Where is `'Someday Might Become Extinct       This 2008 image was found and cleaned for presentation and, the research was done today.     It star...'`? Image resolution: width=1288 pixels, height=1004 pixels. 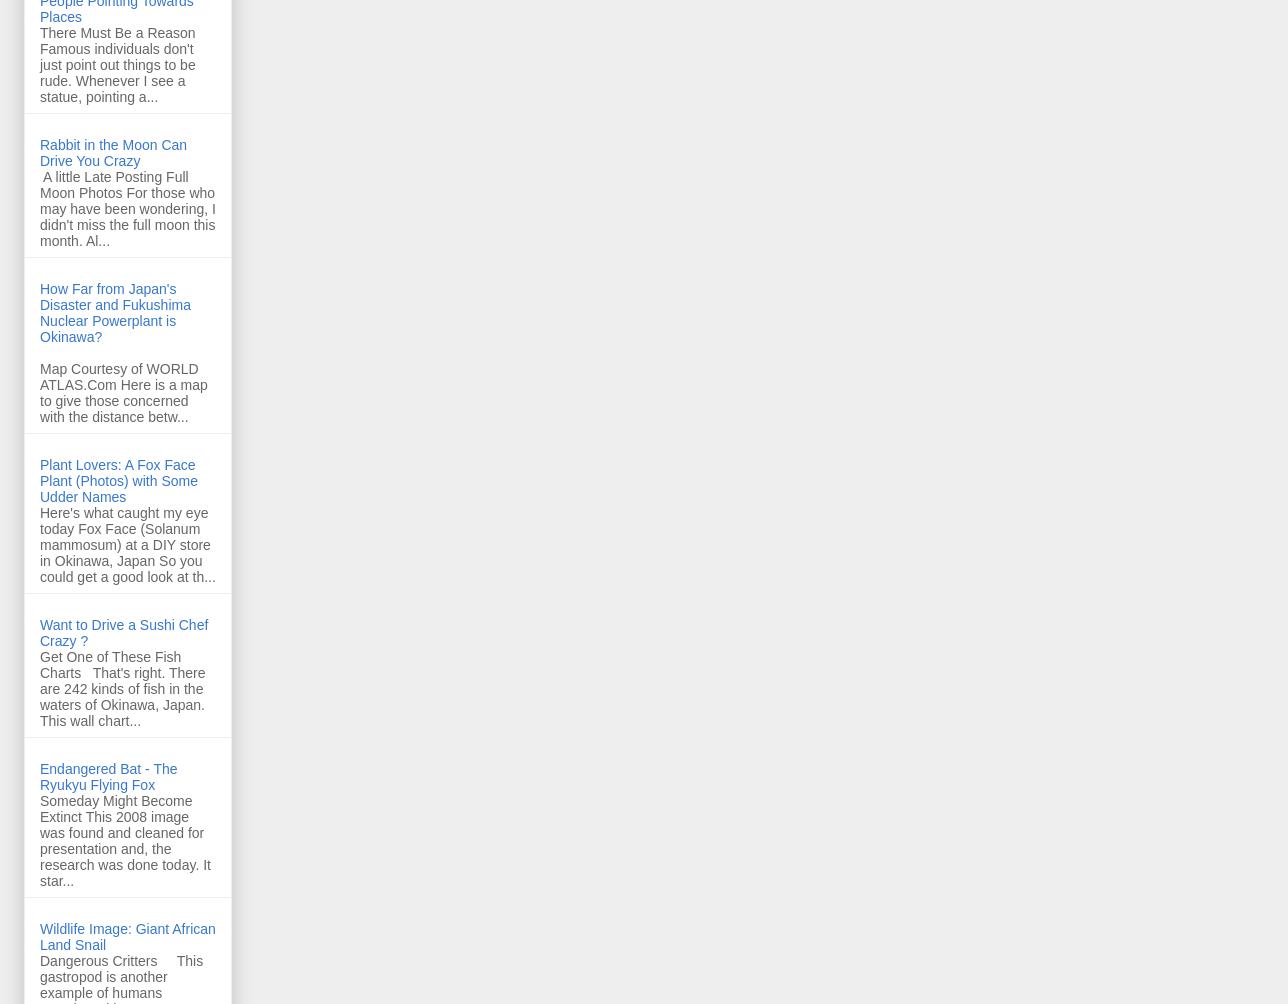 'Someday Might Become Extinct       This 2008 image was found and cleaned for presentation and, the research was done today.     It star...' is located at coordinates (124, 840).